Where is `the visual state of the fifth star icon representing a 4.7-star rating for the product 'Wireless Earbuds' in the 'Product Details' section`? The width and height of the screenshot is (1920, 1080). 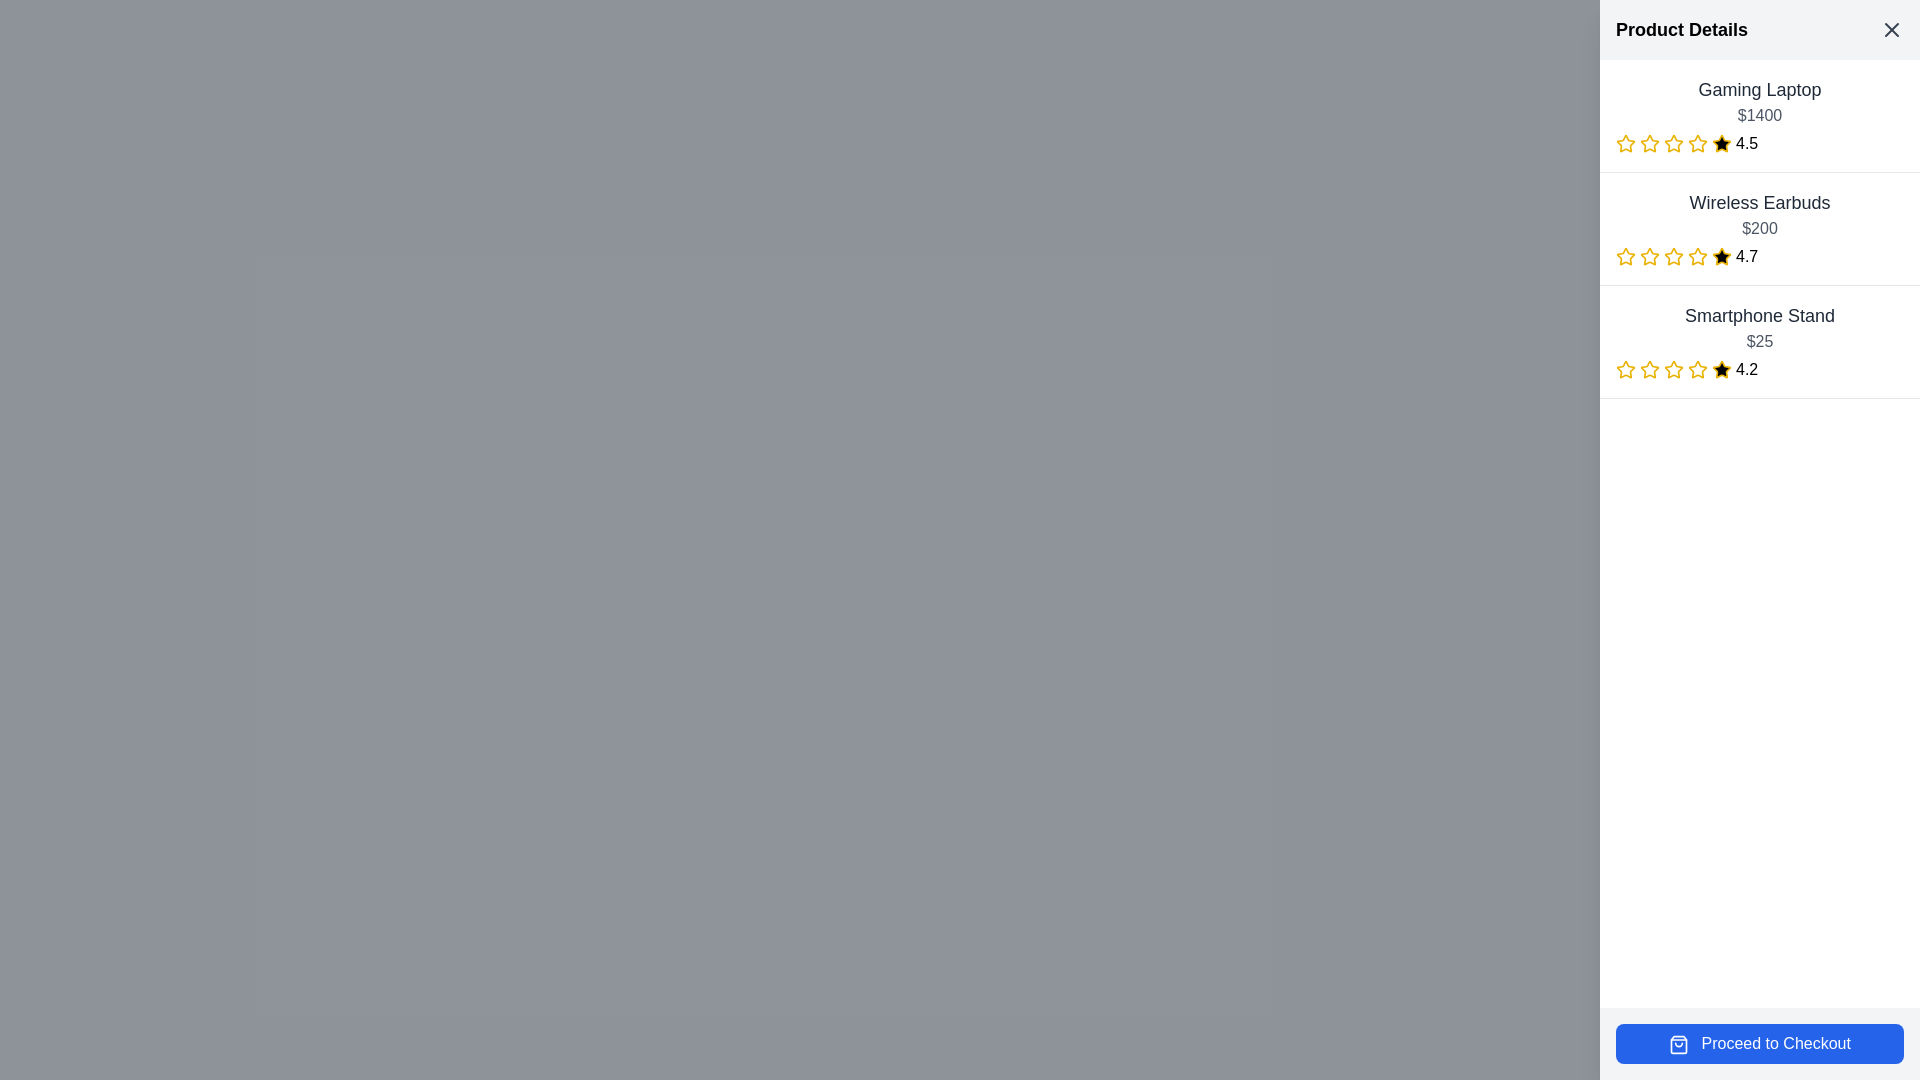
the visual state of the fifth star icon representing a 4.7-star rating for the product 'Wireless Earbuds' in the 'Product Details' section is located at coordinates (1721, 256).